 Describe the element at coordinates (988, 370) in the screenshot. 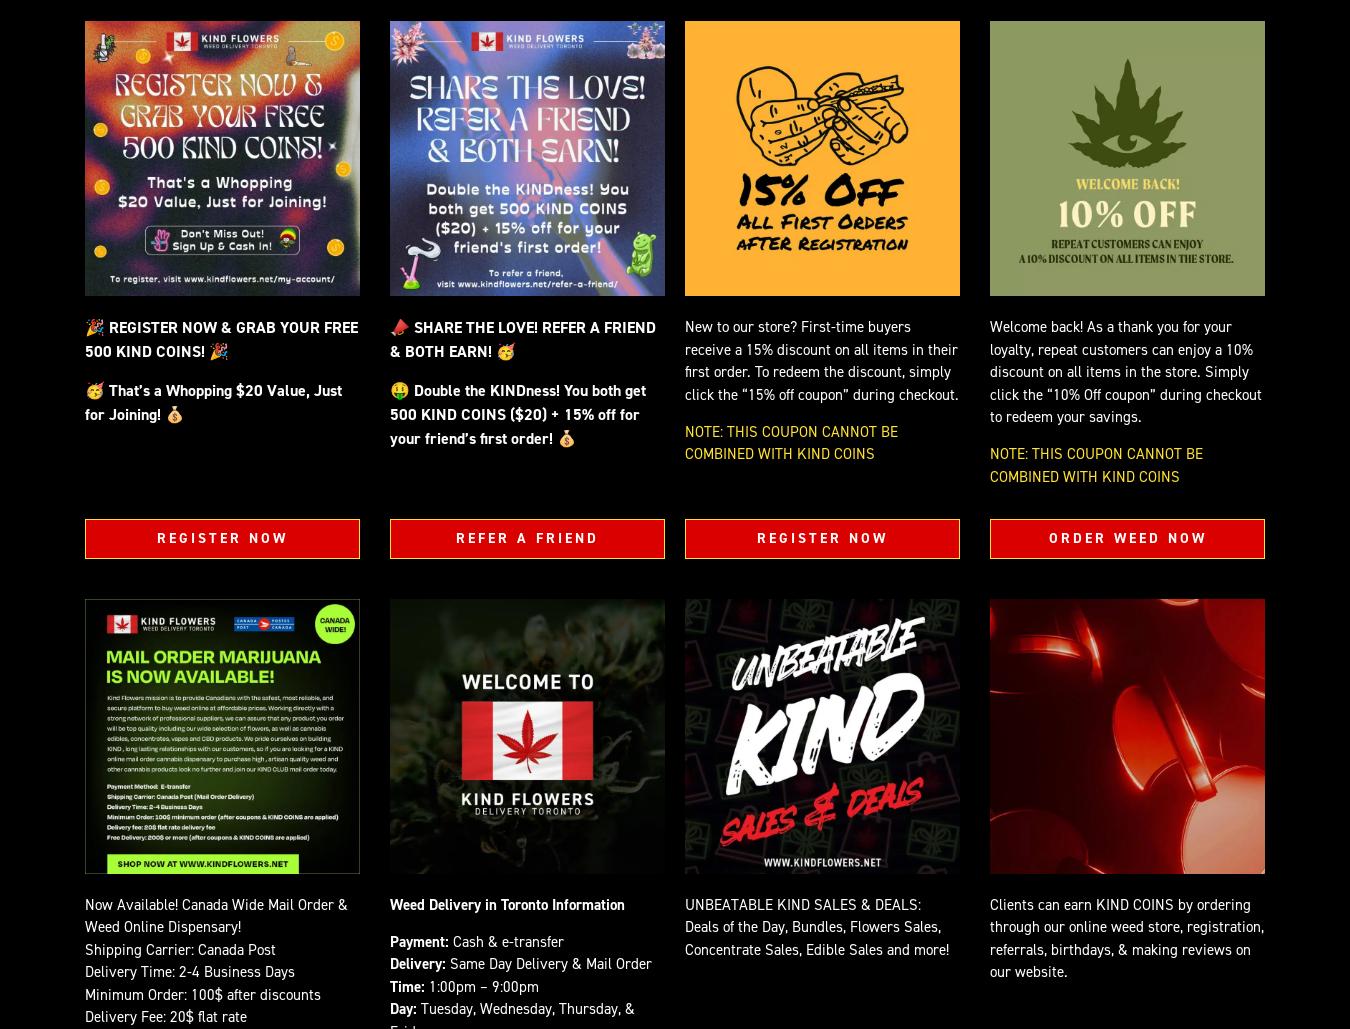

I see `'Welcome back! As a thank you for your loyalty, repeat customers can enjoy a 10% discount on all items in the store. Simply click the “10% Off coupon” during checkout to redeem your savings.'` at that location.